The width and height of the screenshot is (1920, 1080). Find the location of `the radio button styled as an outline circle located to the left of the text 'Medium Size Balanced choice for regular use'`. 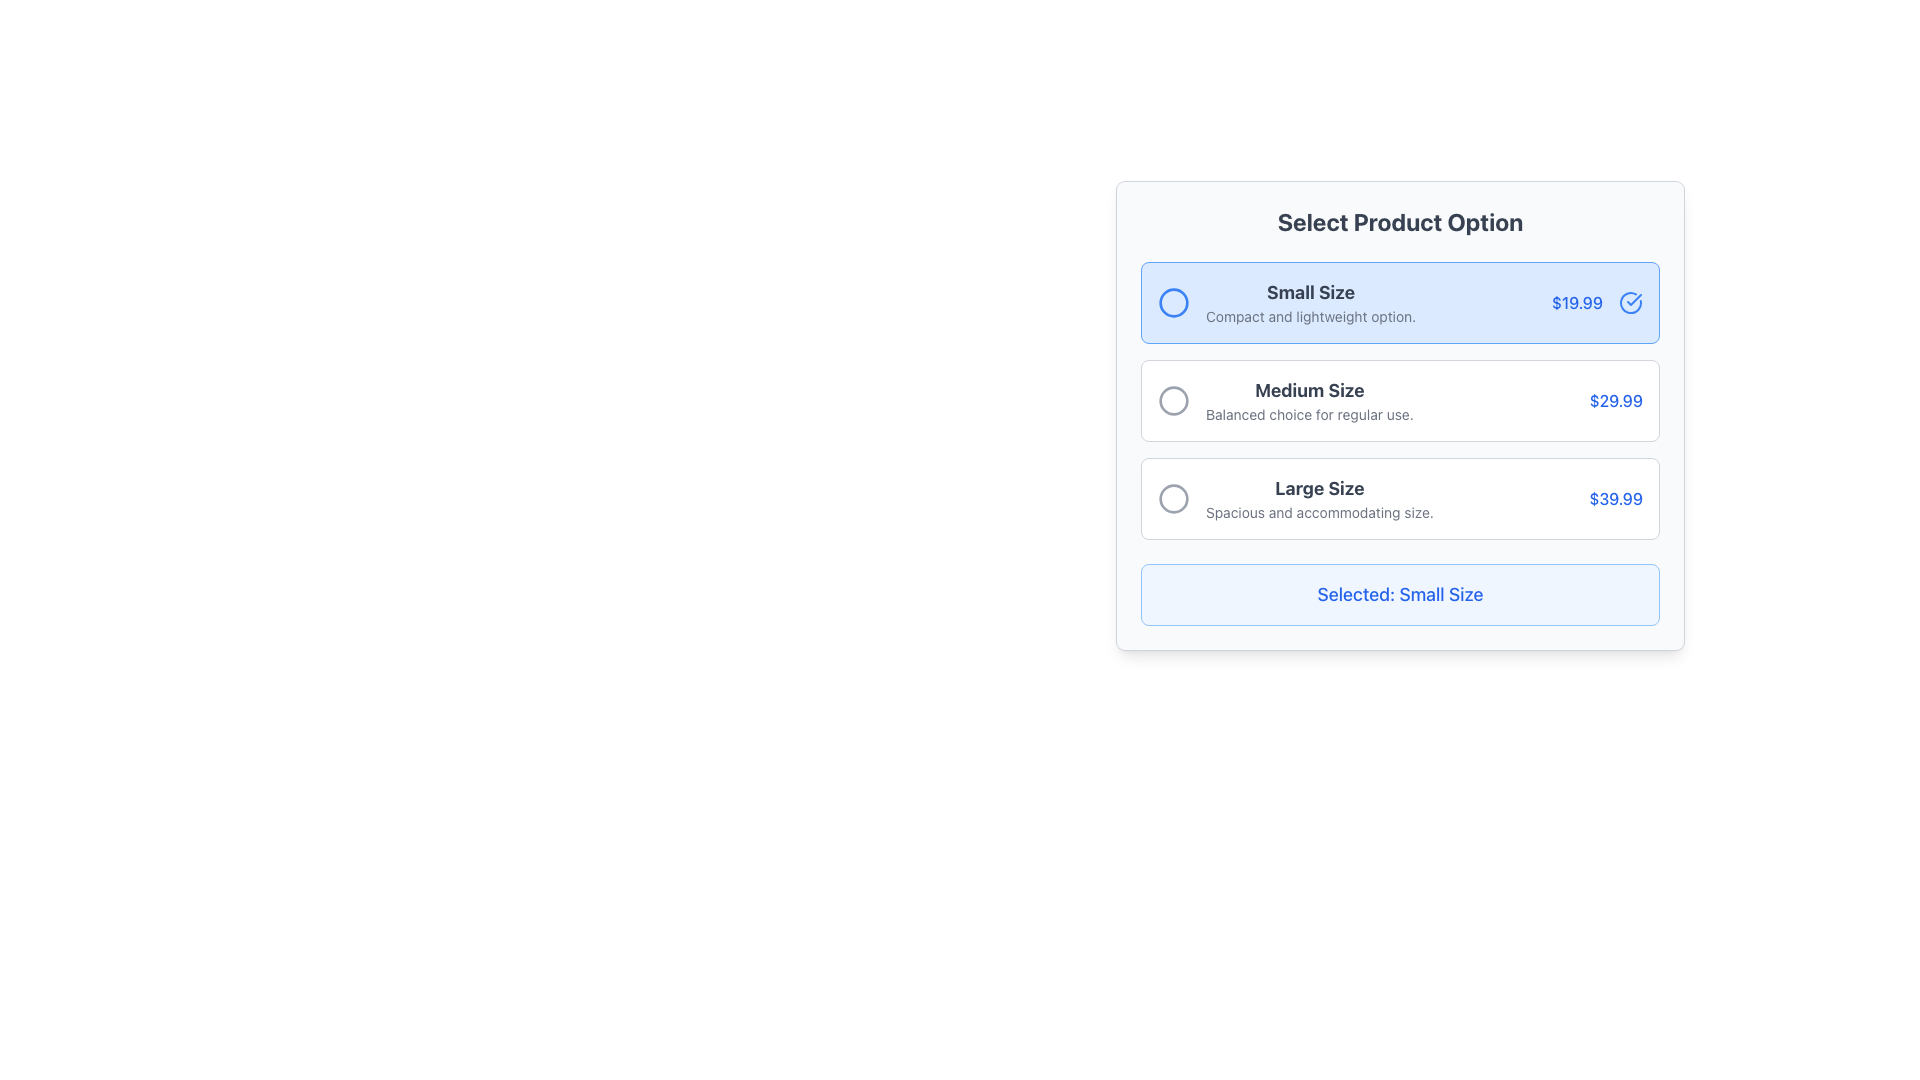

the radio button styled as an outline circle located to the left of the text 'Medium Size Balanced choice for regular use' is located at coordinates (1174, 401).